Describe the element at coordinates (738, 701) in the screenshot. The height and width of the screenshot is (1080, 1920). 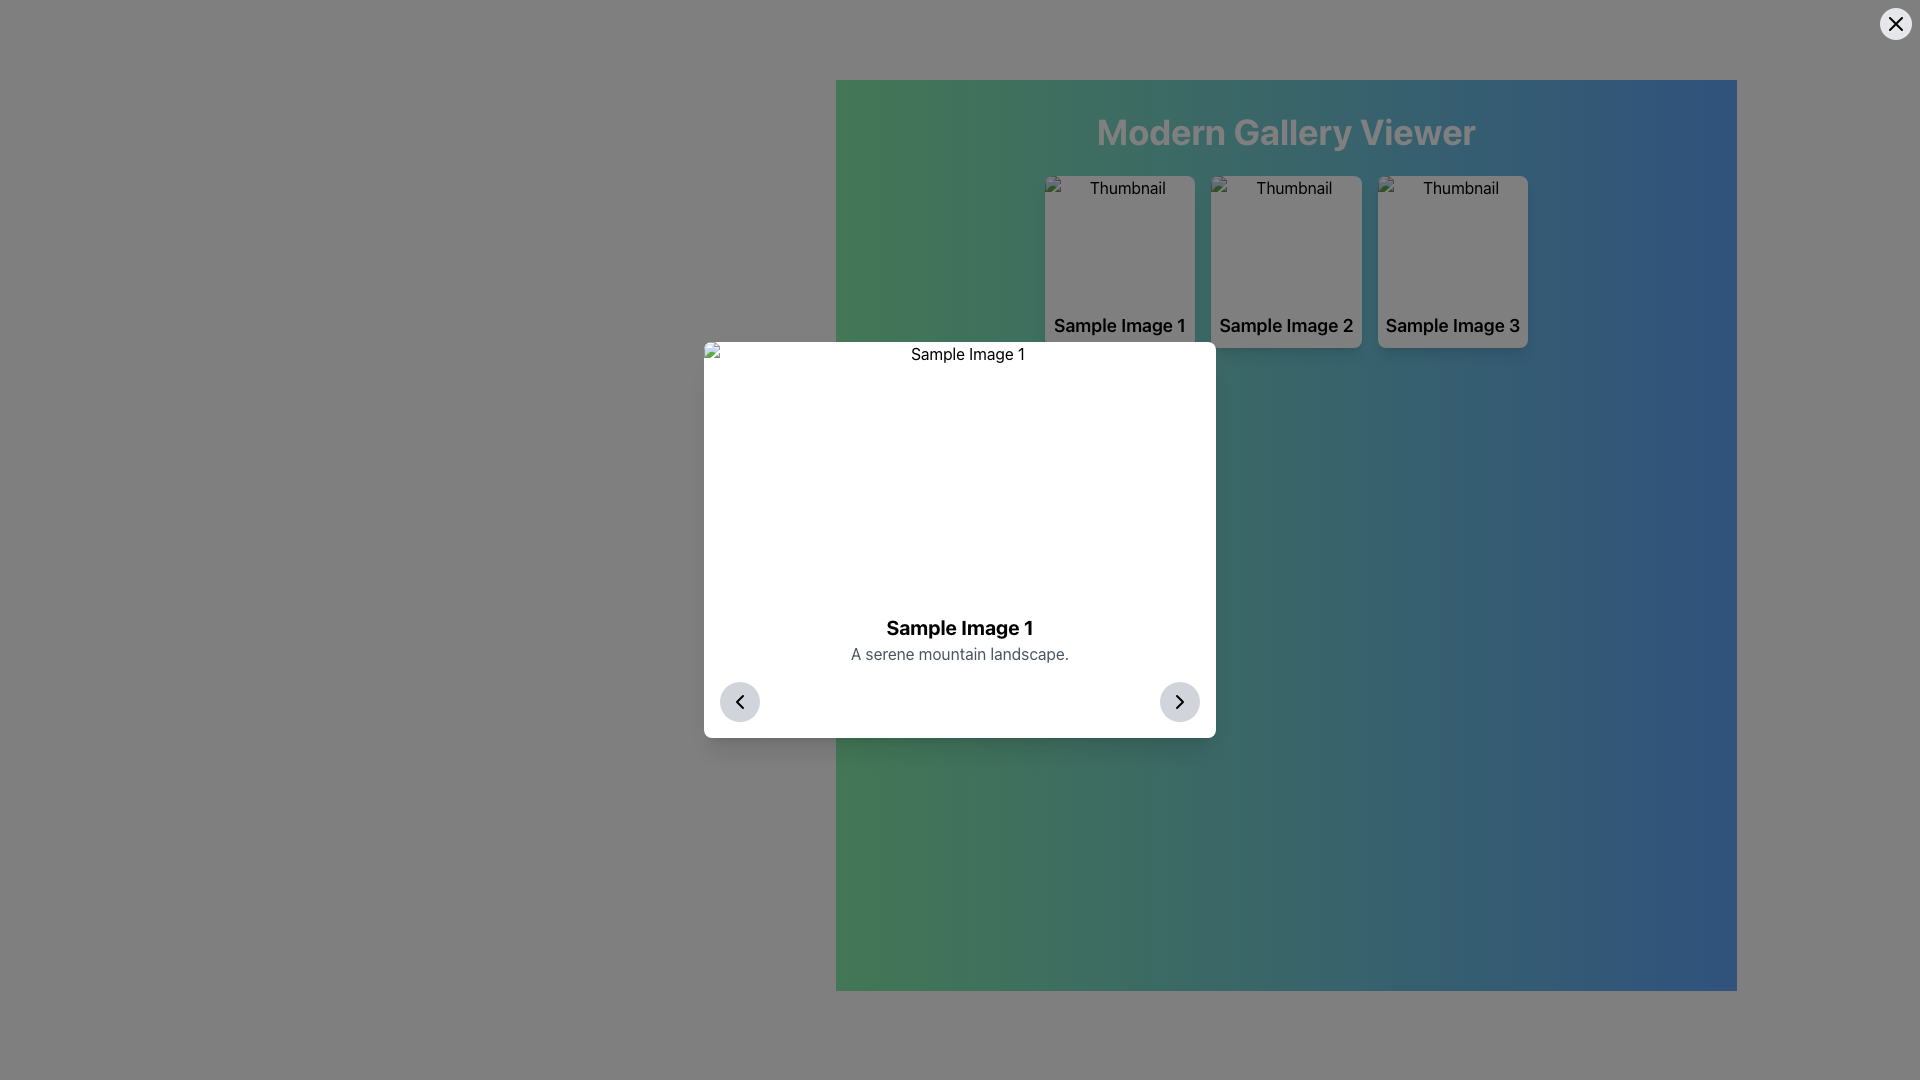
I see `the circular button with a gray background and a left-pointing chevron icon` at that location.